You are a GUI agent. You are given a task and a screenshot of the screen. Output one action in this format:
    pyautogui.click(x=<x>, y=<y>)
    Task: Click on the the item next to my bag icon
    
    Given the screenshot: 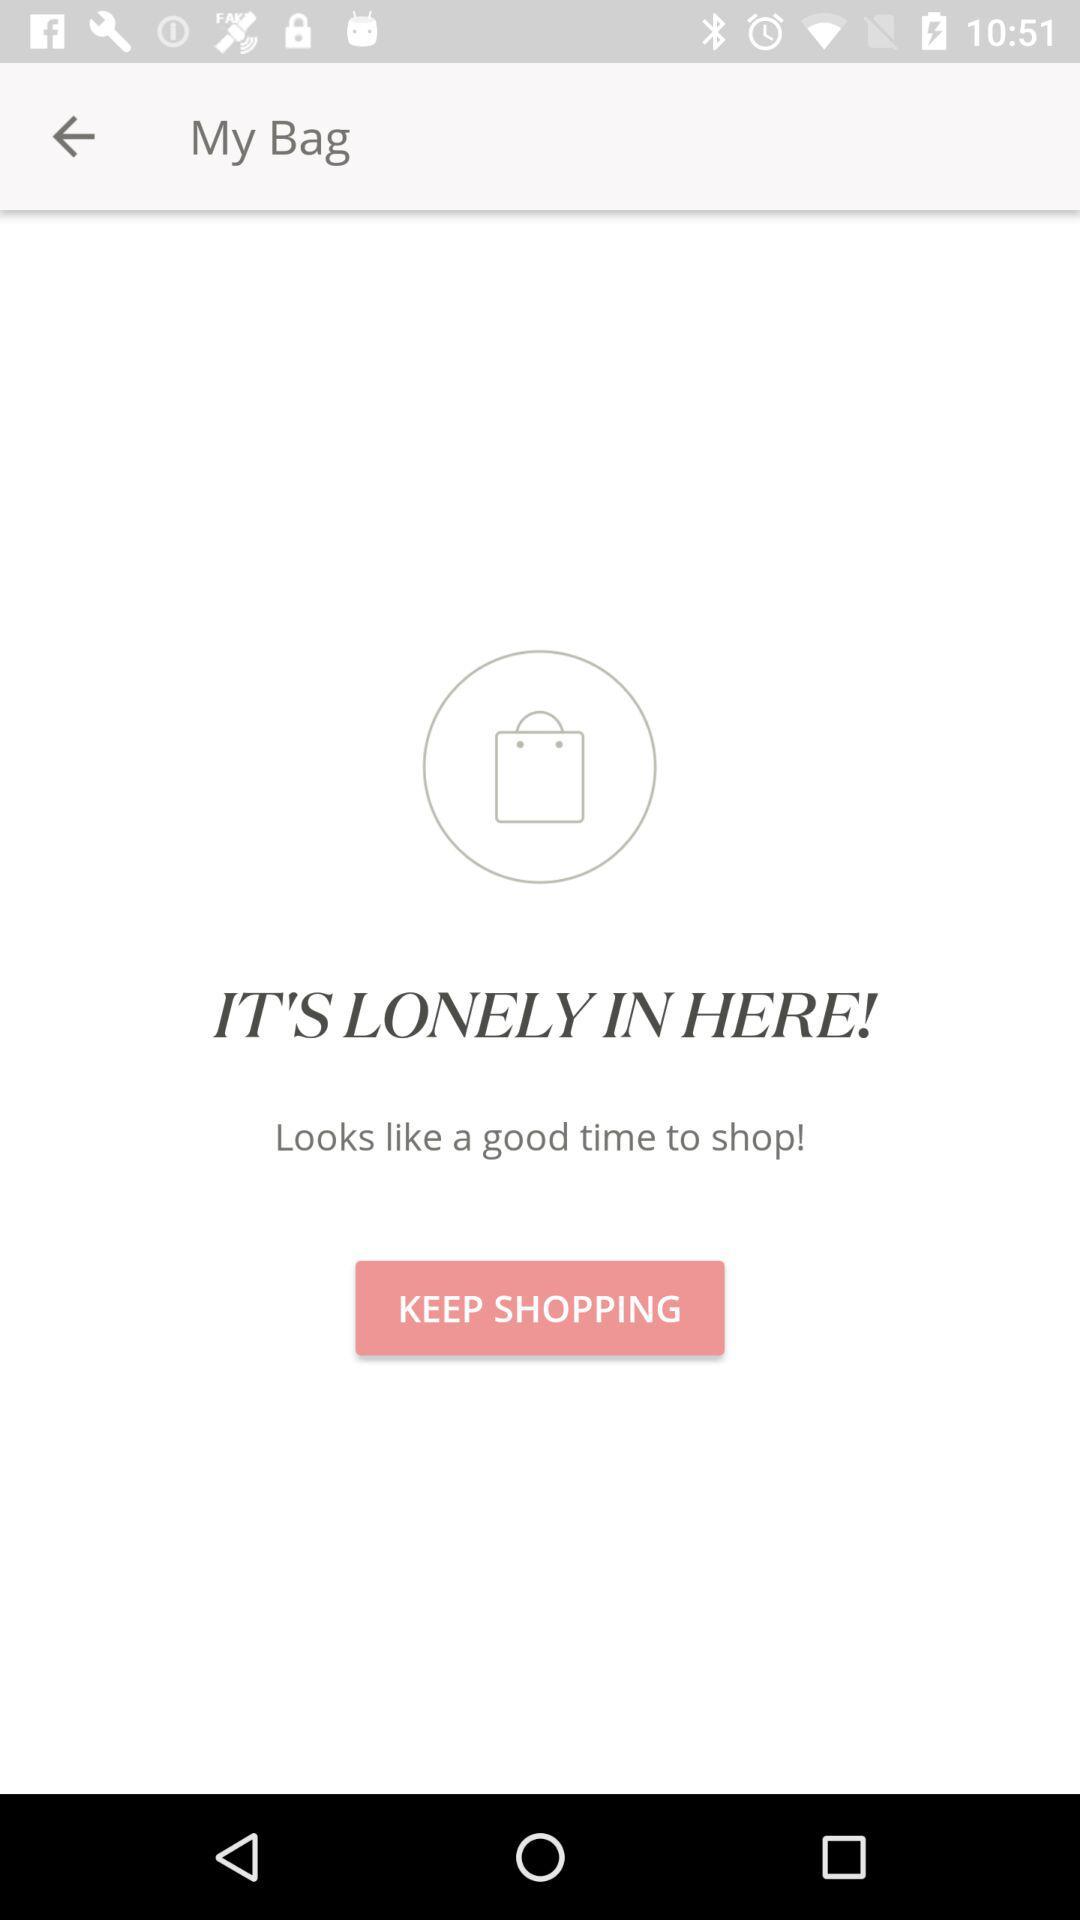 What is the action you would take?
    pyautogui.click(x=72, y=135)
    